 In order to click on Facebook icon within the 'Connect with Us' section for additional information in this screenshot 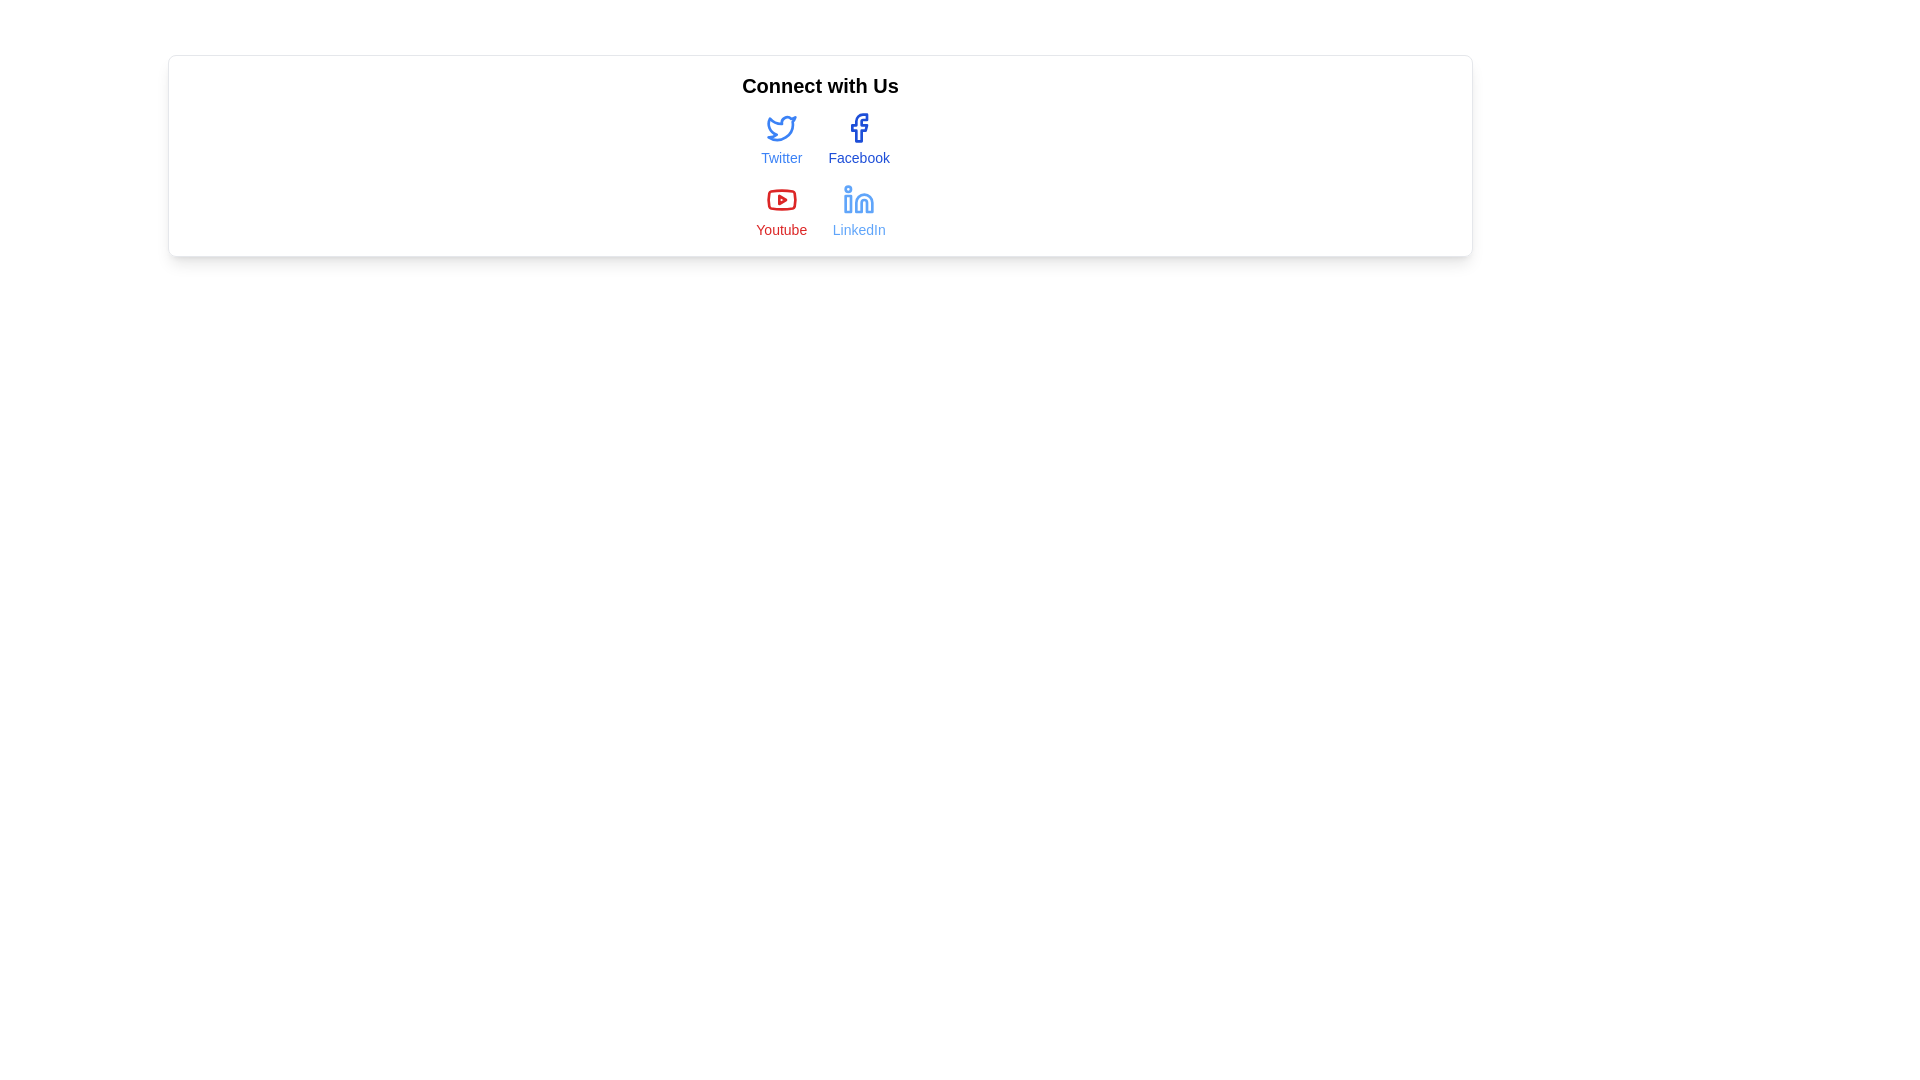, I will do `click(859, 127)`.